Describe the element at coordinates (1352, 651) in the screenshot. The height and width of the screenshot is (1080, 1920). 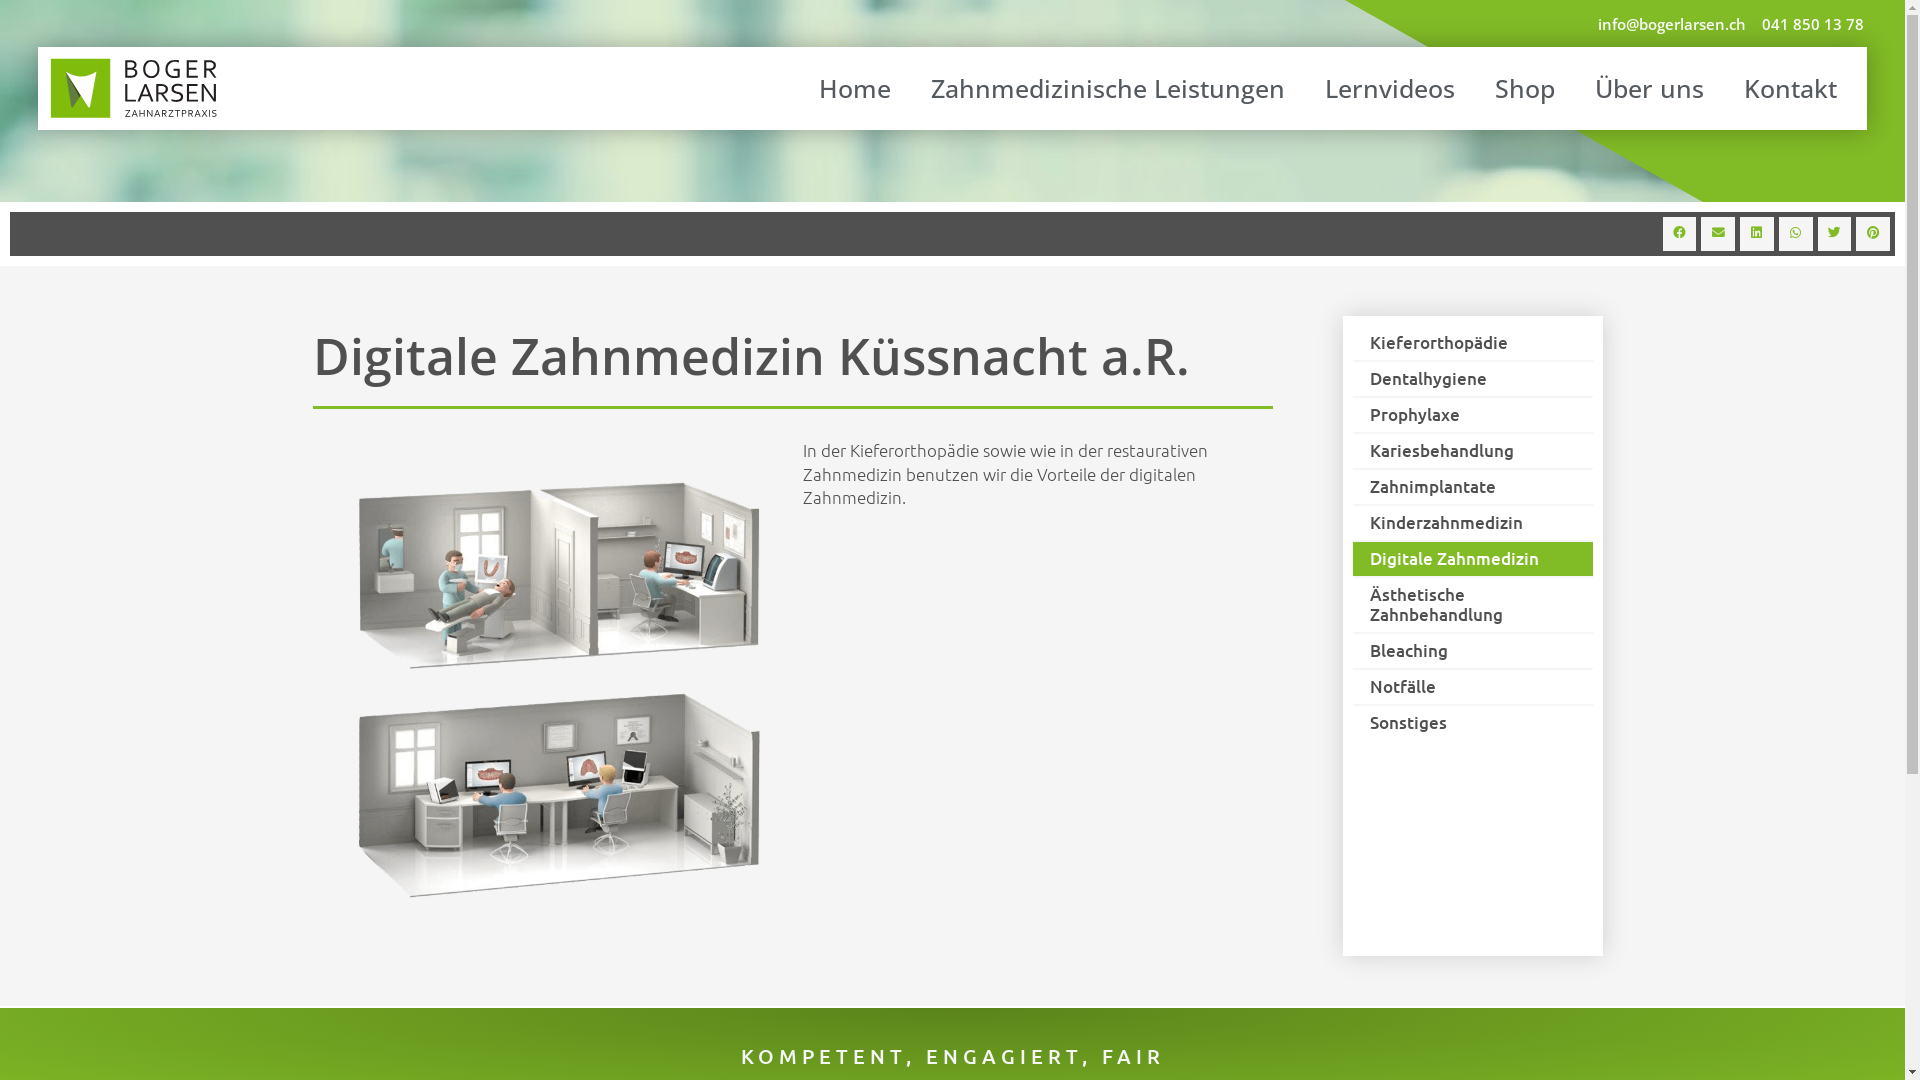
I see `'Bleaching'` at that location.